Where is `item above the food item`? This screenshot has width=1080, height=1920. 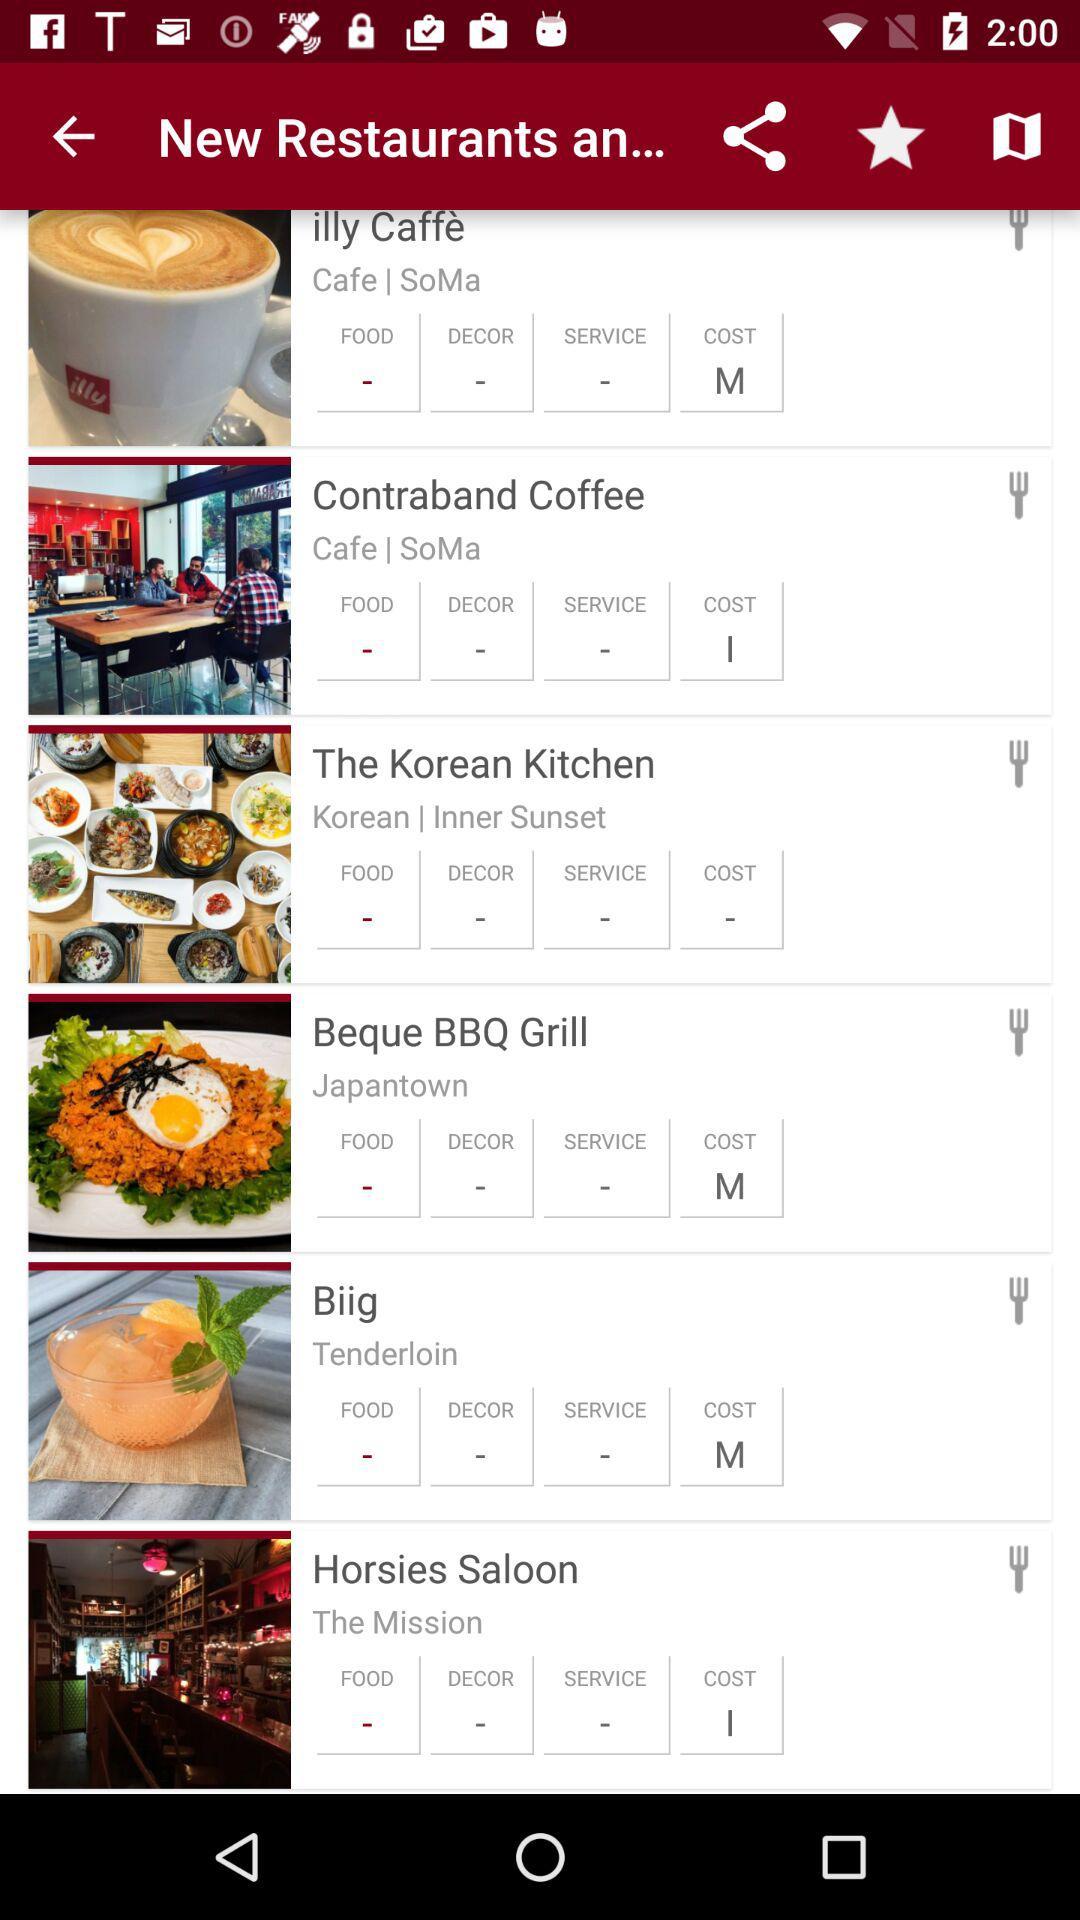
item above the food item is located at coordinates (390, 1083).